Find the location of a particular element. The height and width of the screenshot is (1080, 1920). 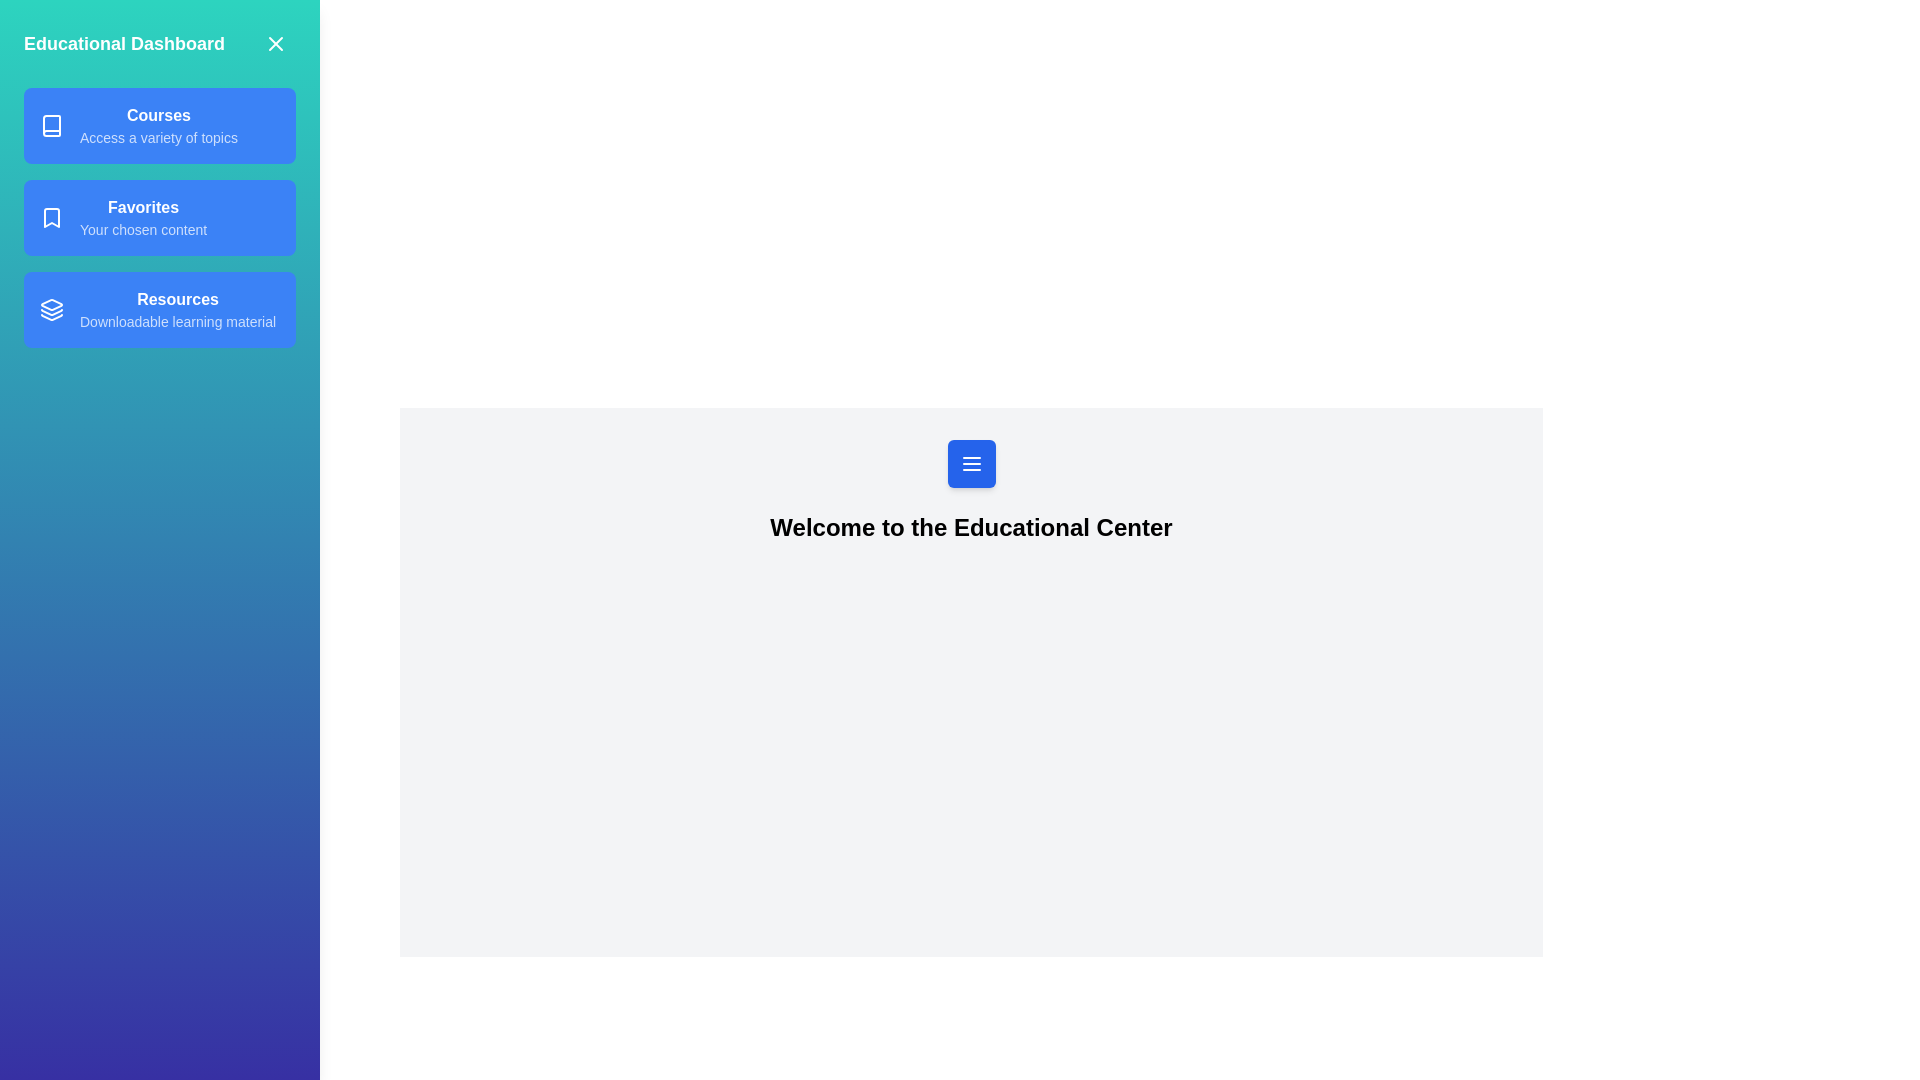

the Resources from the drawer menu is located at coordinates (158, 309).